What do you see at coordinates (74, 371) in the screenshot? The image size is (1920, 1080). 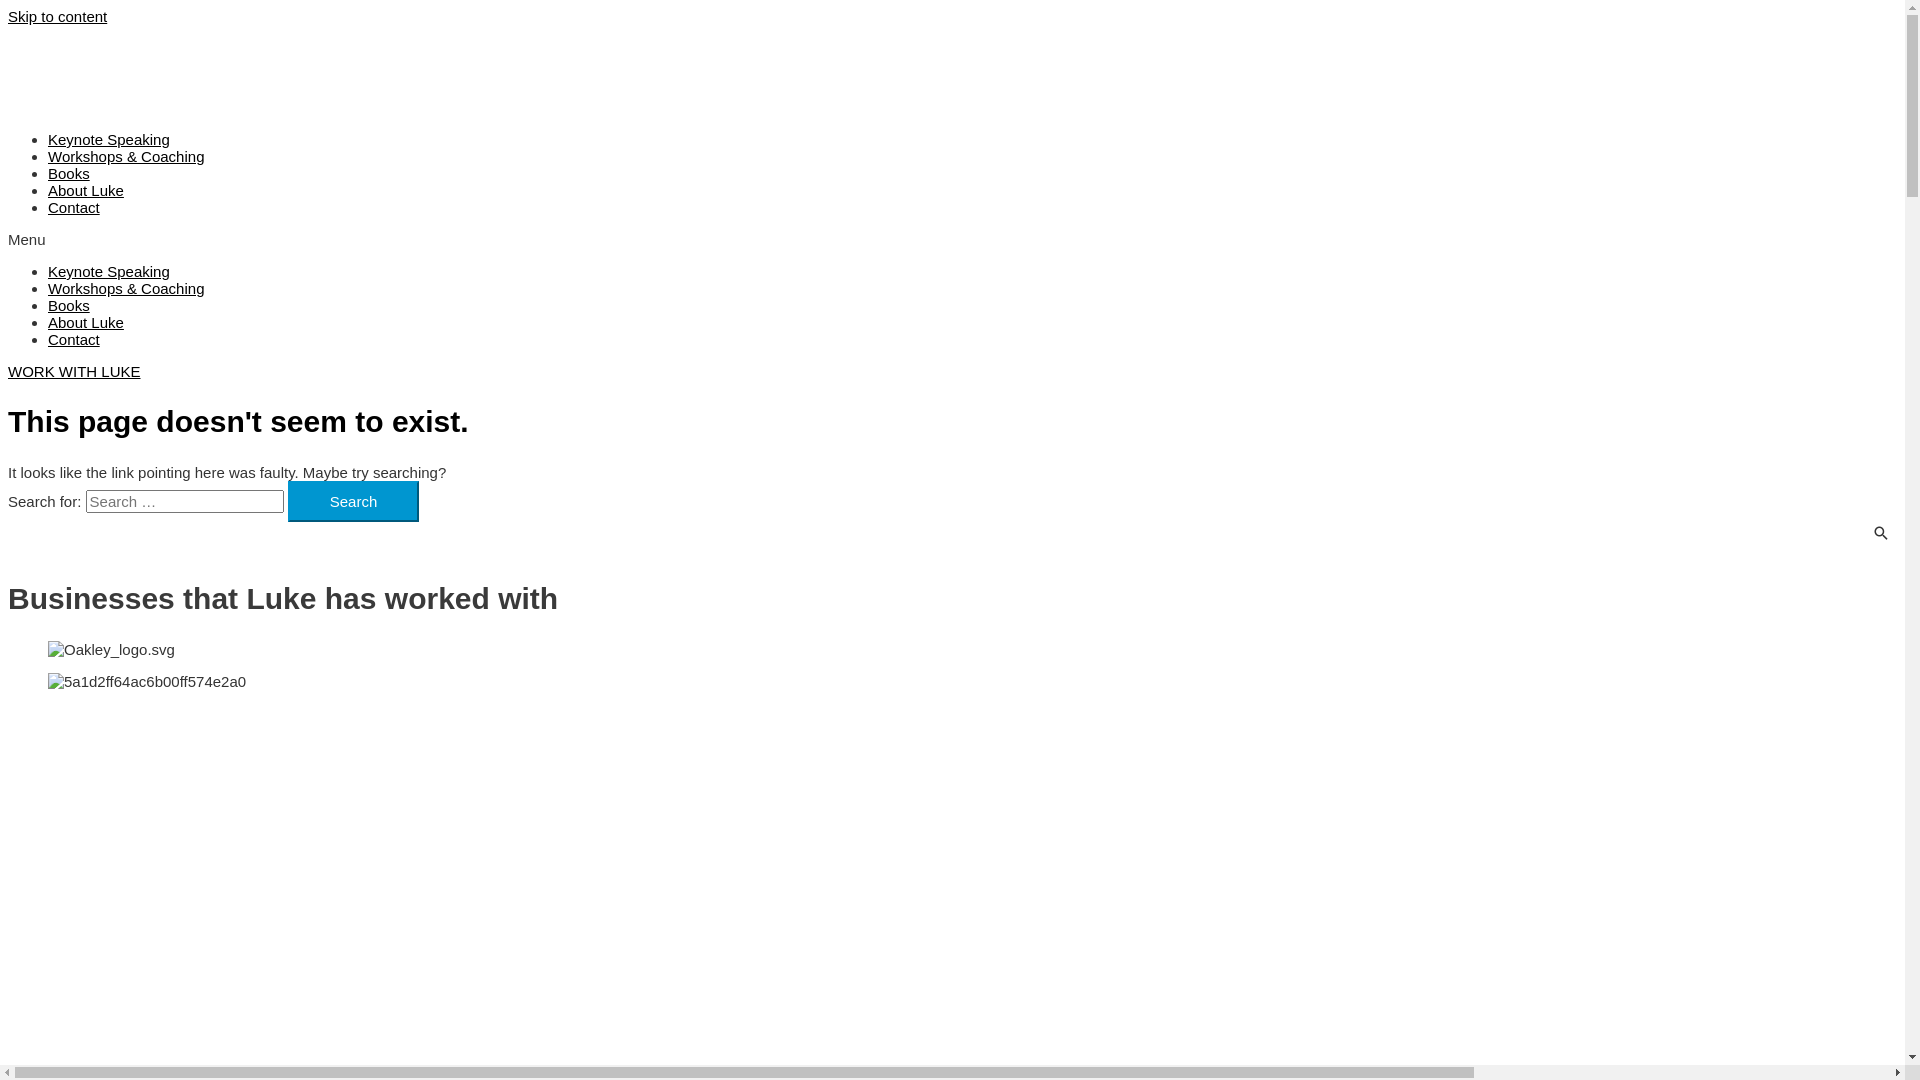 I see `'WORK WITH LUKE'` at bounding box center [74, 371].